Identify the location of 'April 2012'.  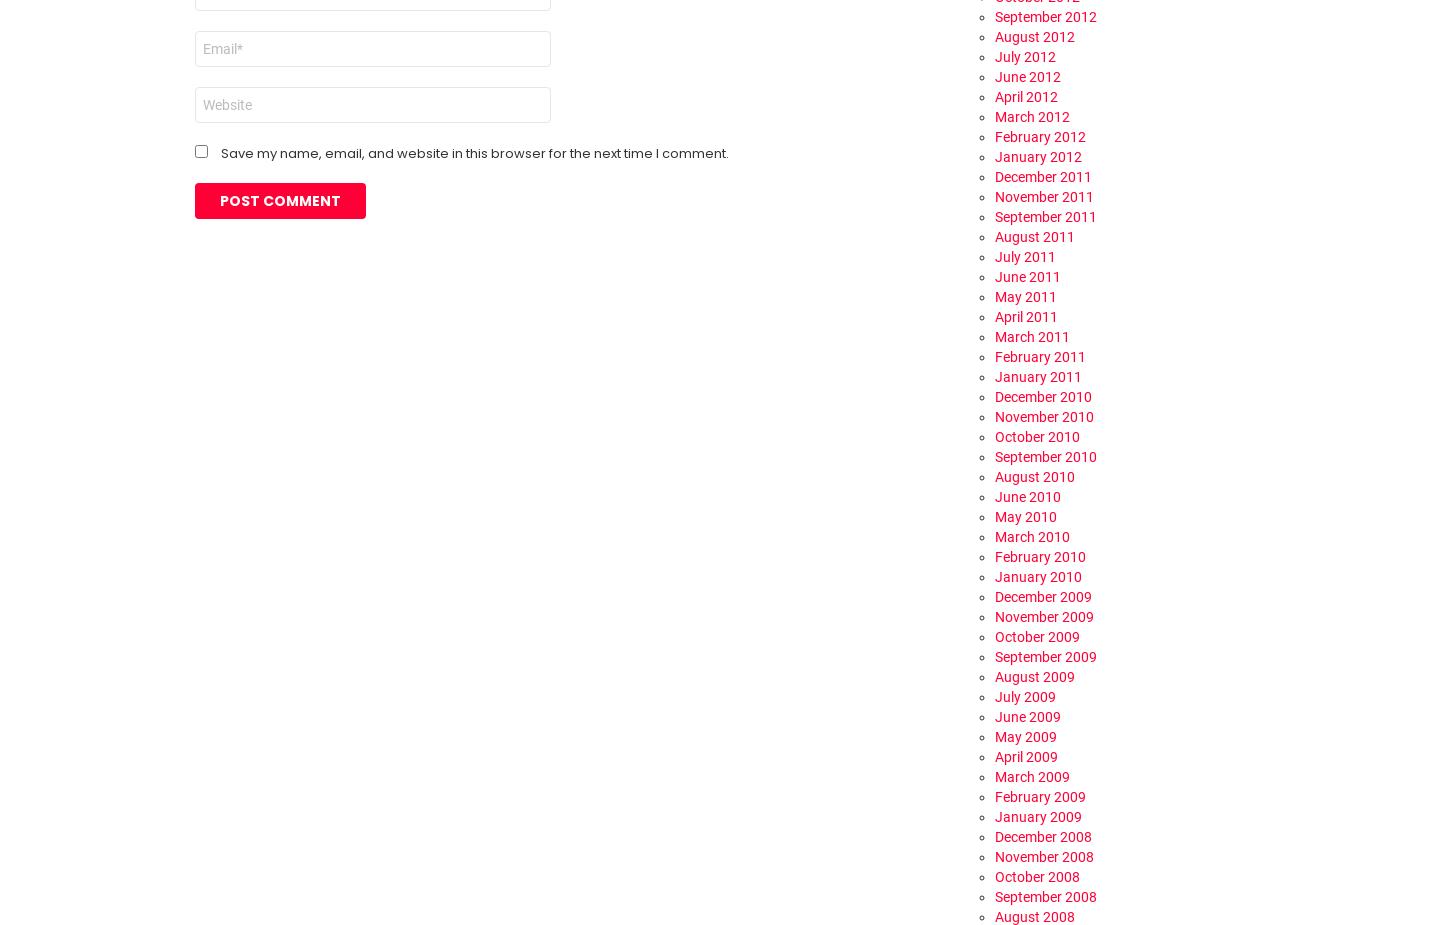
(1026, 95).